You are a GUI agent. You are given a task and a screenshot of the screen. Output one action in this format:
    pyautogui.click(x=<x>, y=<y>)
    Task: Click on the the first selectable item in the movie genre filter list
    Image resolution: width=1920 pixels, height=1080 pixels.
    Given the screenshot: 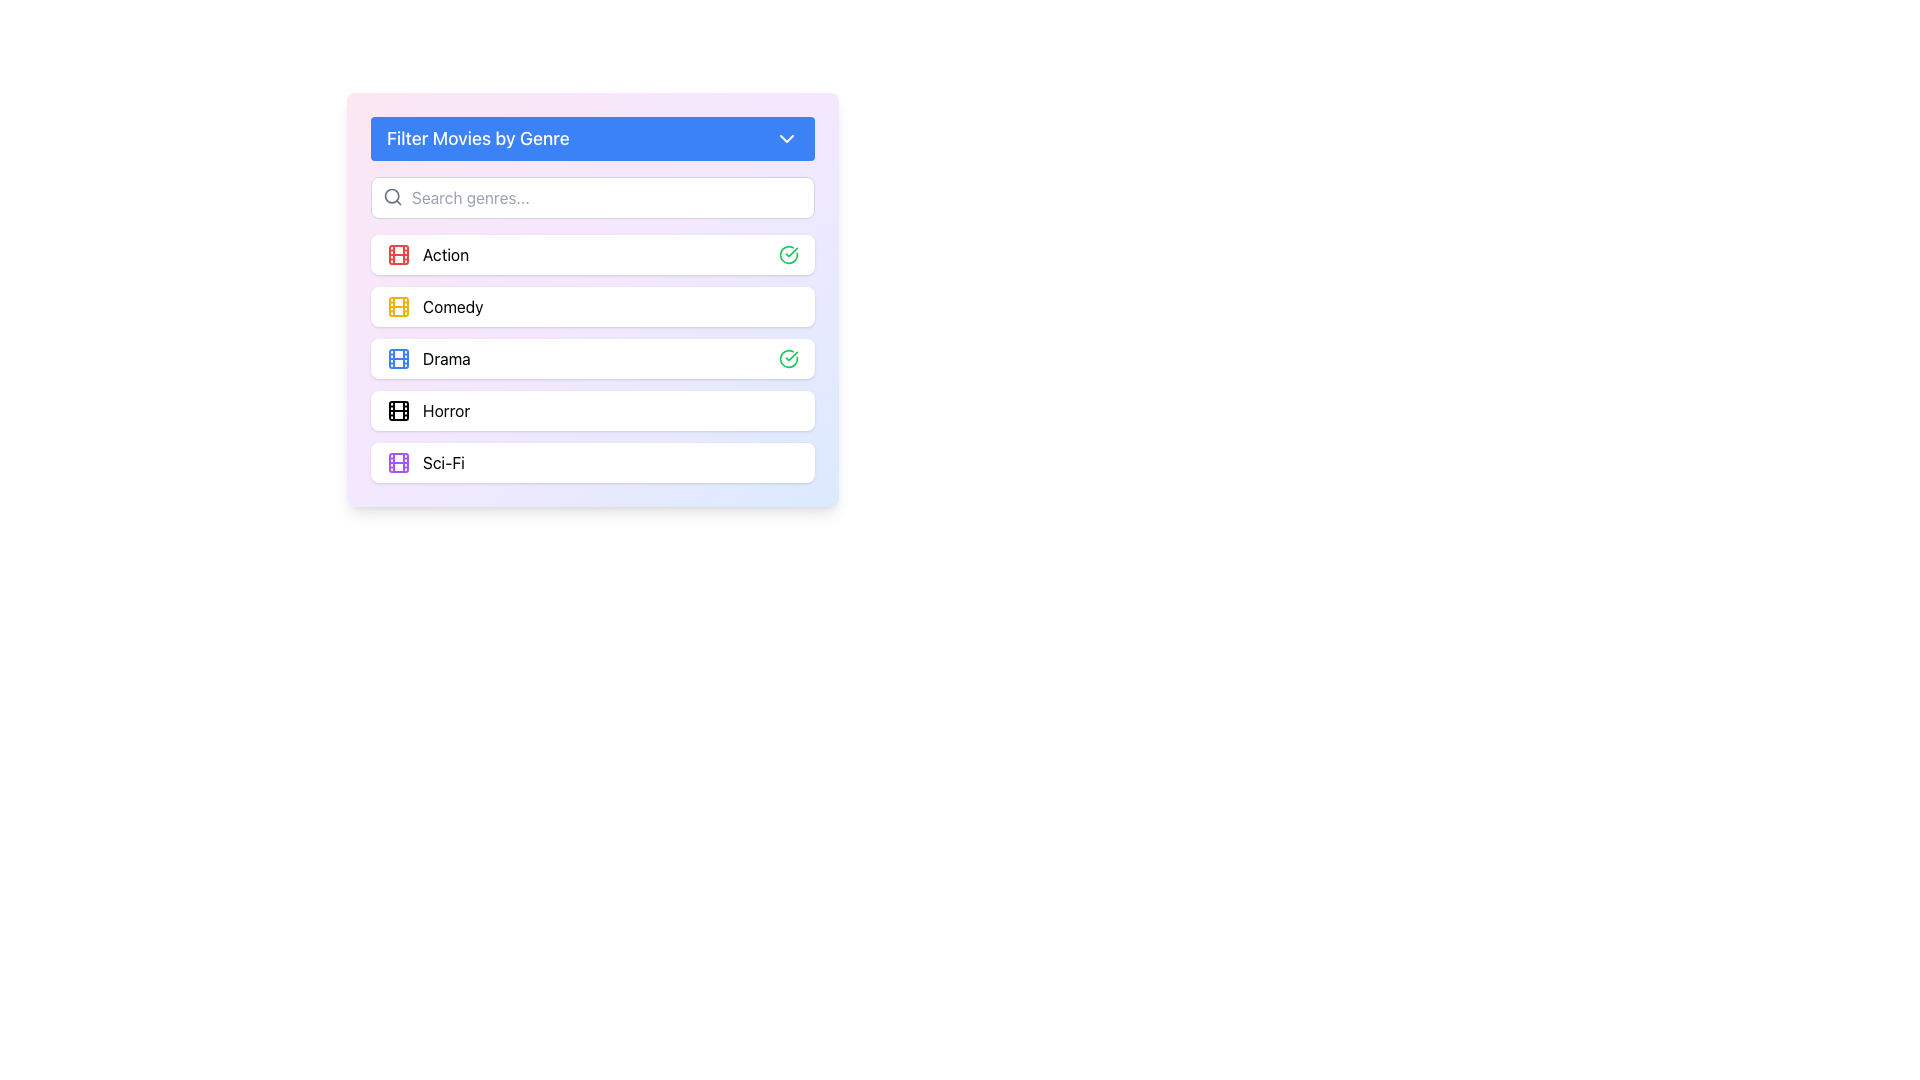 What is the action you would take?
    pyautogui.click(x=592, y=253)
    